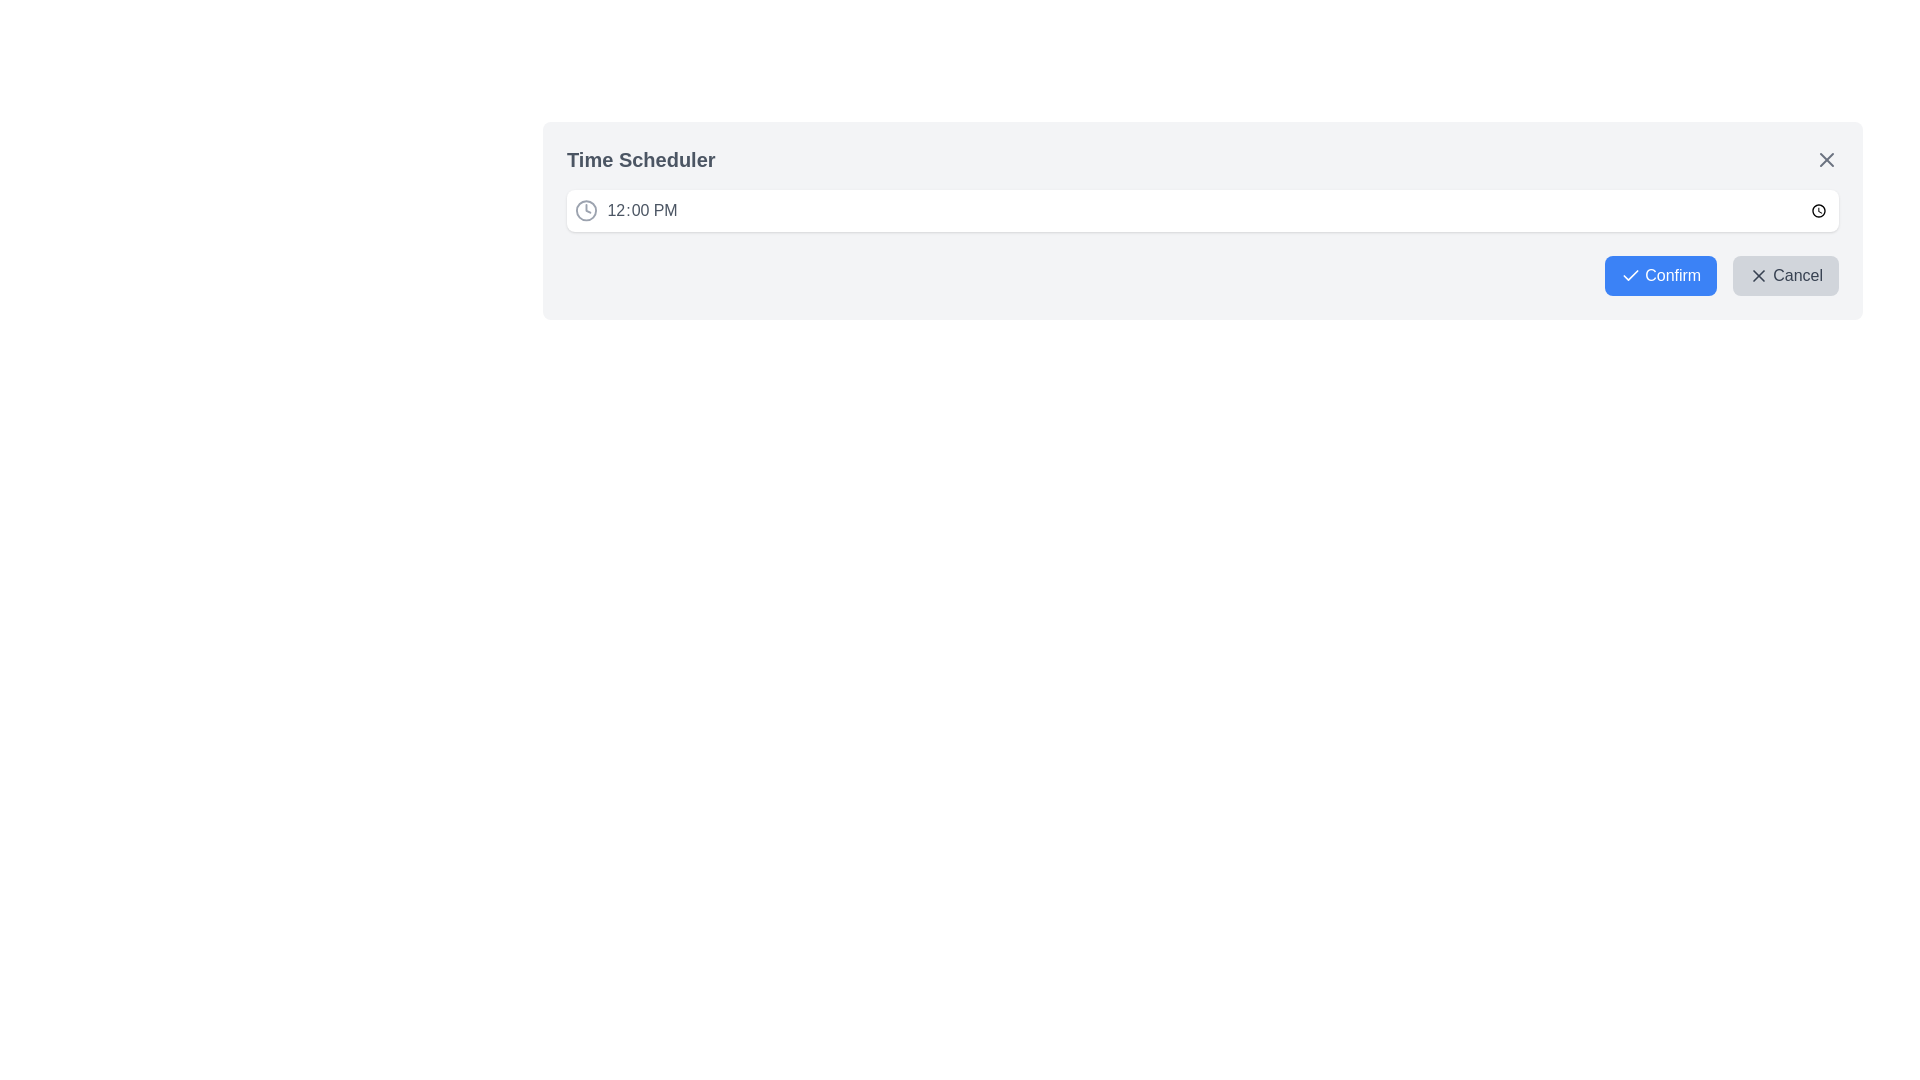  What do you see at coordinates (1827, 158) in the screenshot?
I see `the close button located in the top-right corner of the 'Time Scheduler' section to darken its appearance` at bounding box center [1827, 158].